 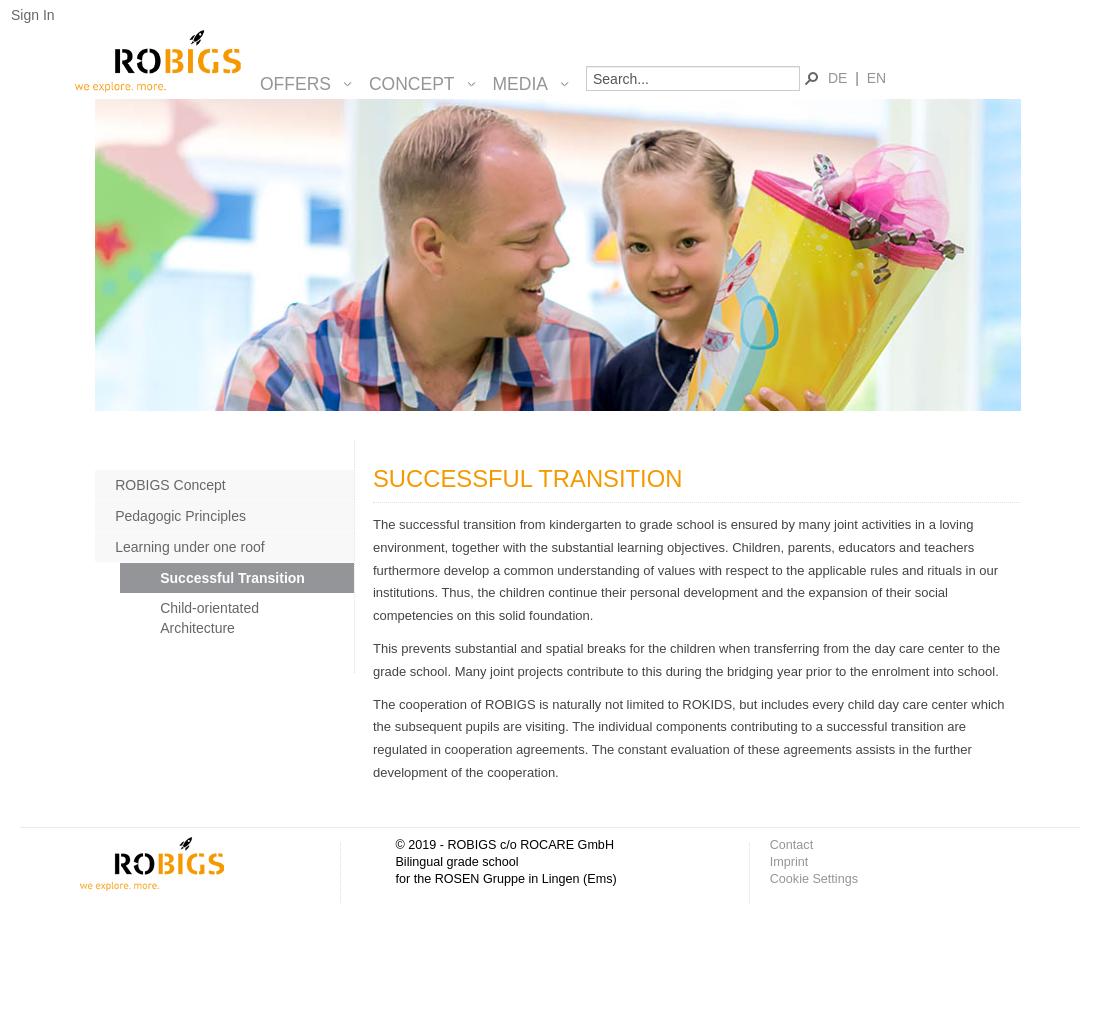 What do you see at coordinates (875, 76) in the screenshot?
I see `'EN'` at bounding box center [875, 76].